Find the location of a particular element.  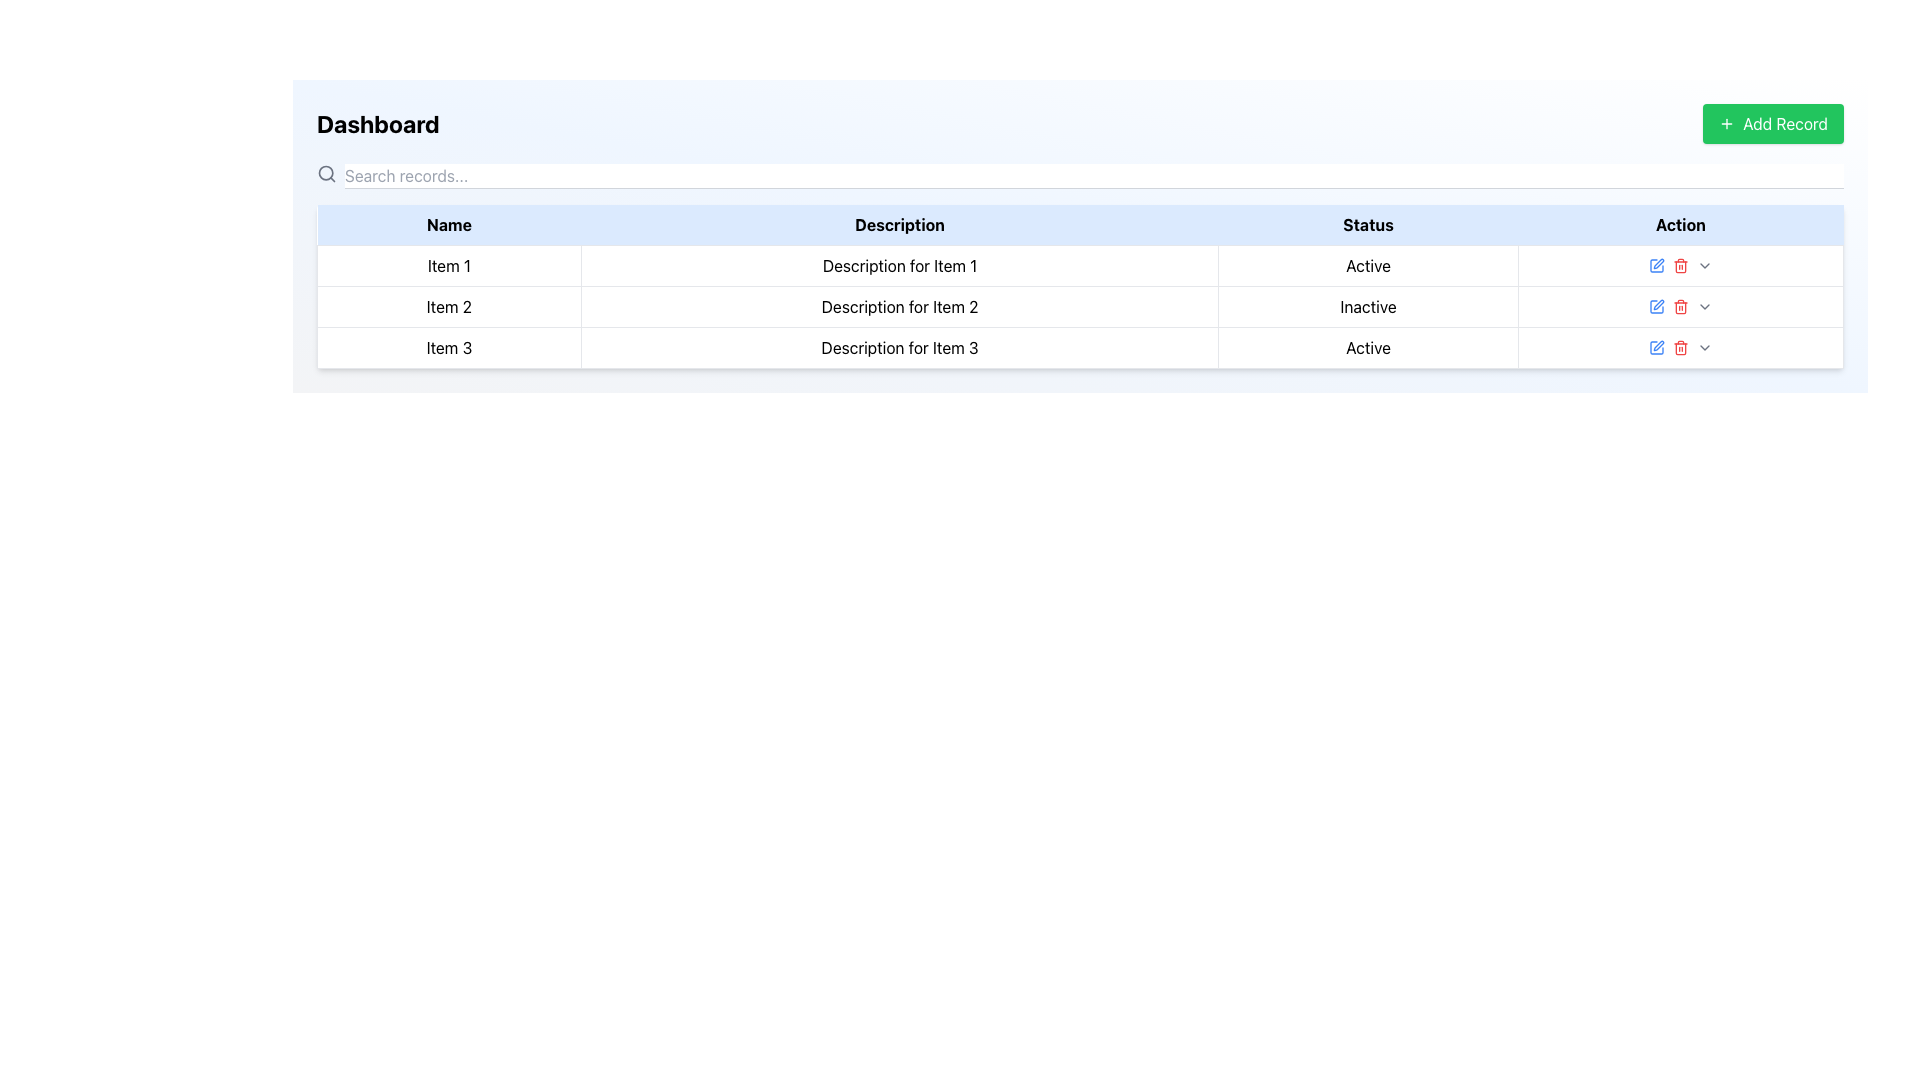

the 'Add Record' button located in the top-right corner of the interface, positioned to the right of the 'Dashboard' text is located at coordinates (1773, 123).